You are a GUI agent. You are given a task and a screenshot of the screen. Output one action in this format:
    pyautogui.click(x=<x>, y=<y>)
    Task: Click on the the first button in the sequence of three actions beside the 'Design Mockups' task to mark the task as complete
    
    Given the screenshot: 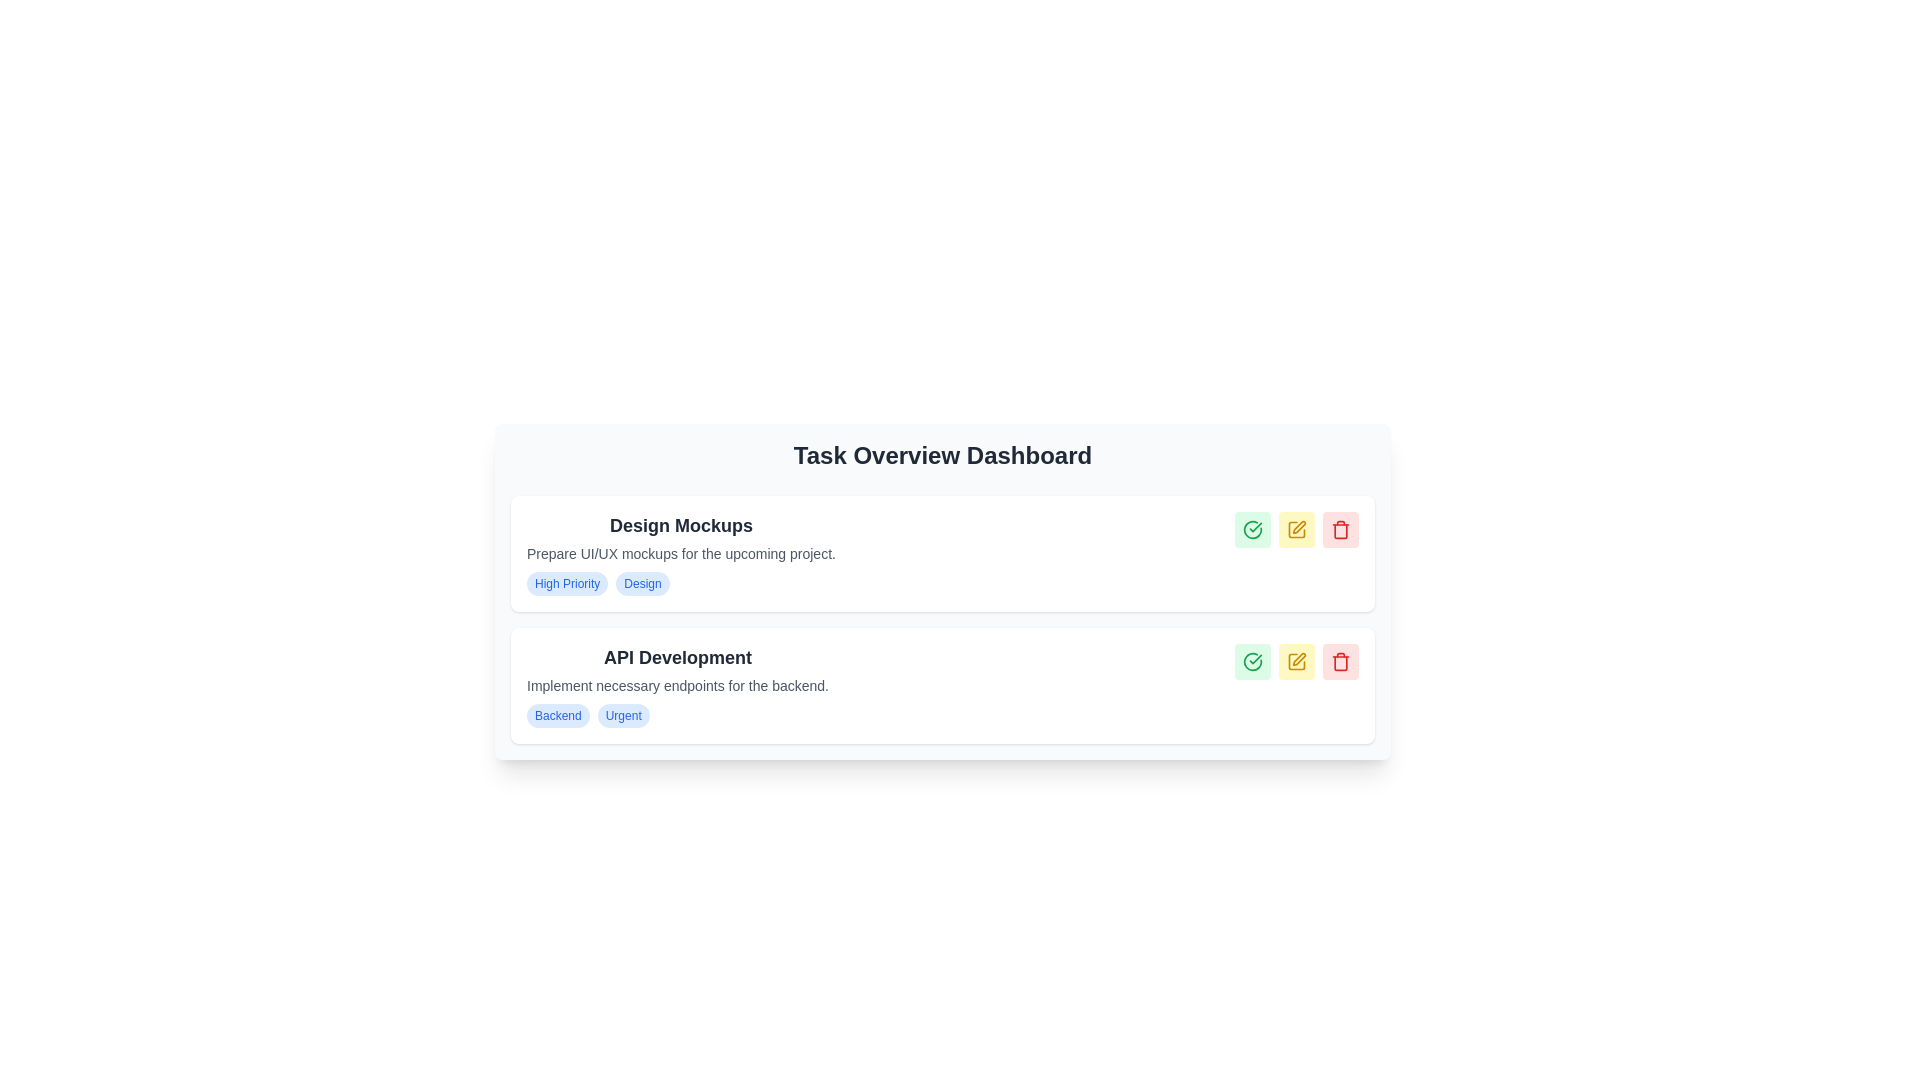 What is the action you would take?
    pyautogui.click(x=1251, y=528)
    